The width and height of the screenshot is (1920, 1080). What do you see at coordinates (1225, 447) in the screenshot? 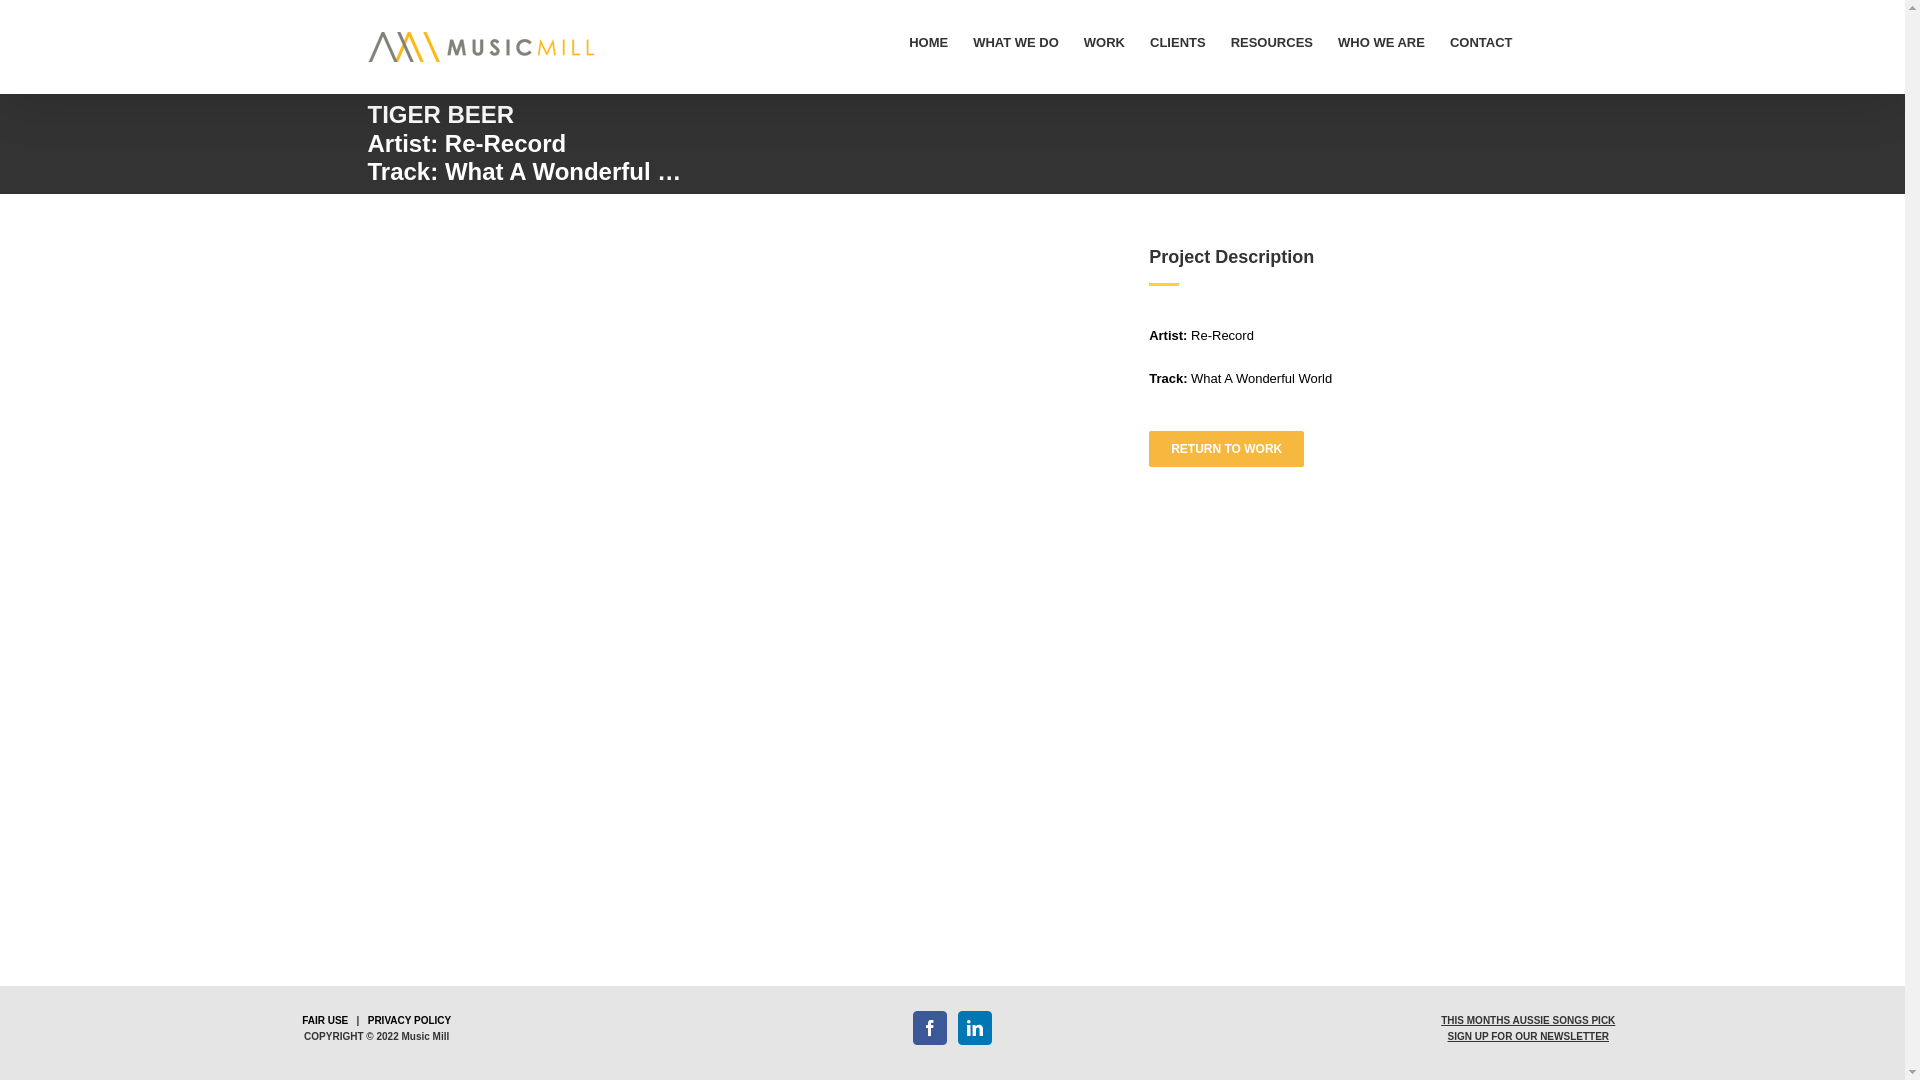
I see `'RETURN TO WORK'` at bounding box center [1225, 447].